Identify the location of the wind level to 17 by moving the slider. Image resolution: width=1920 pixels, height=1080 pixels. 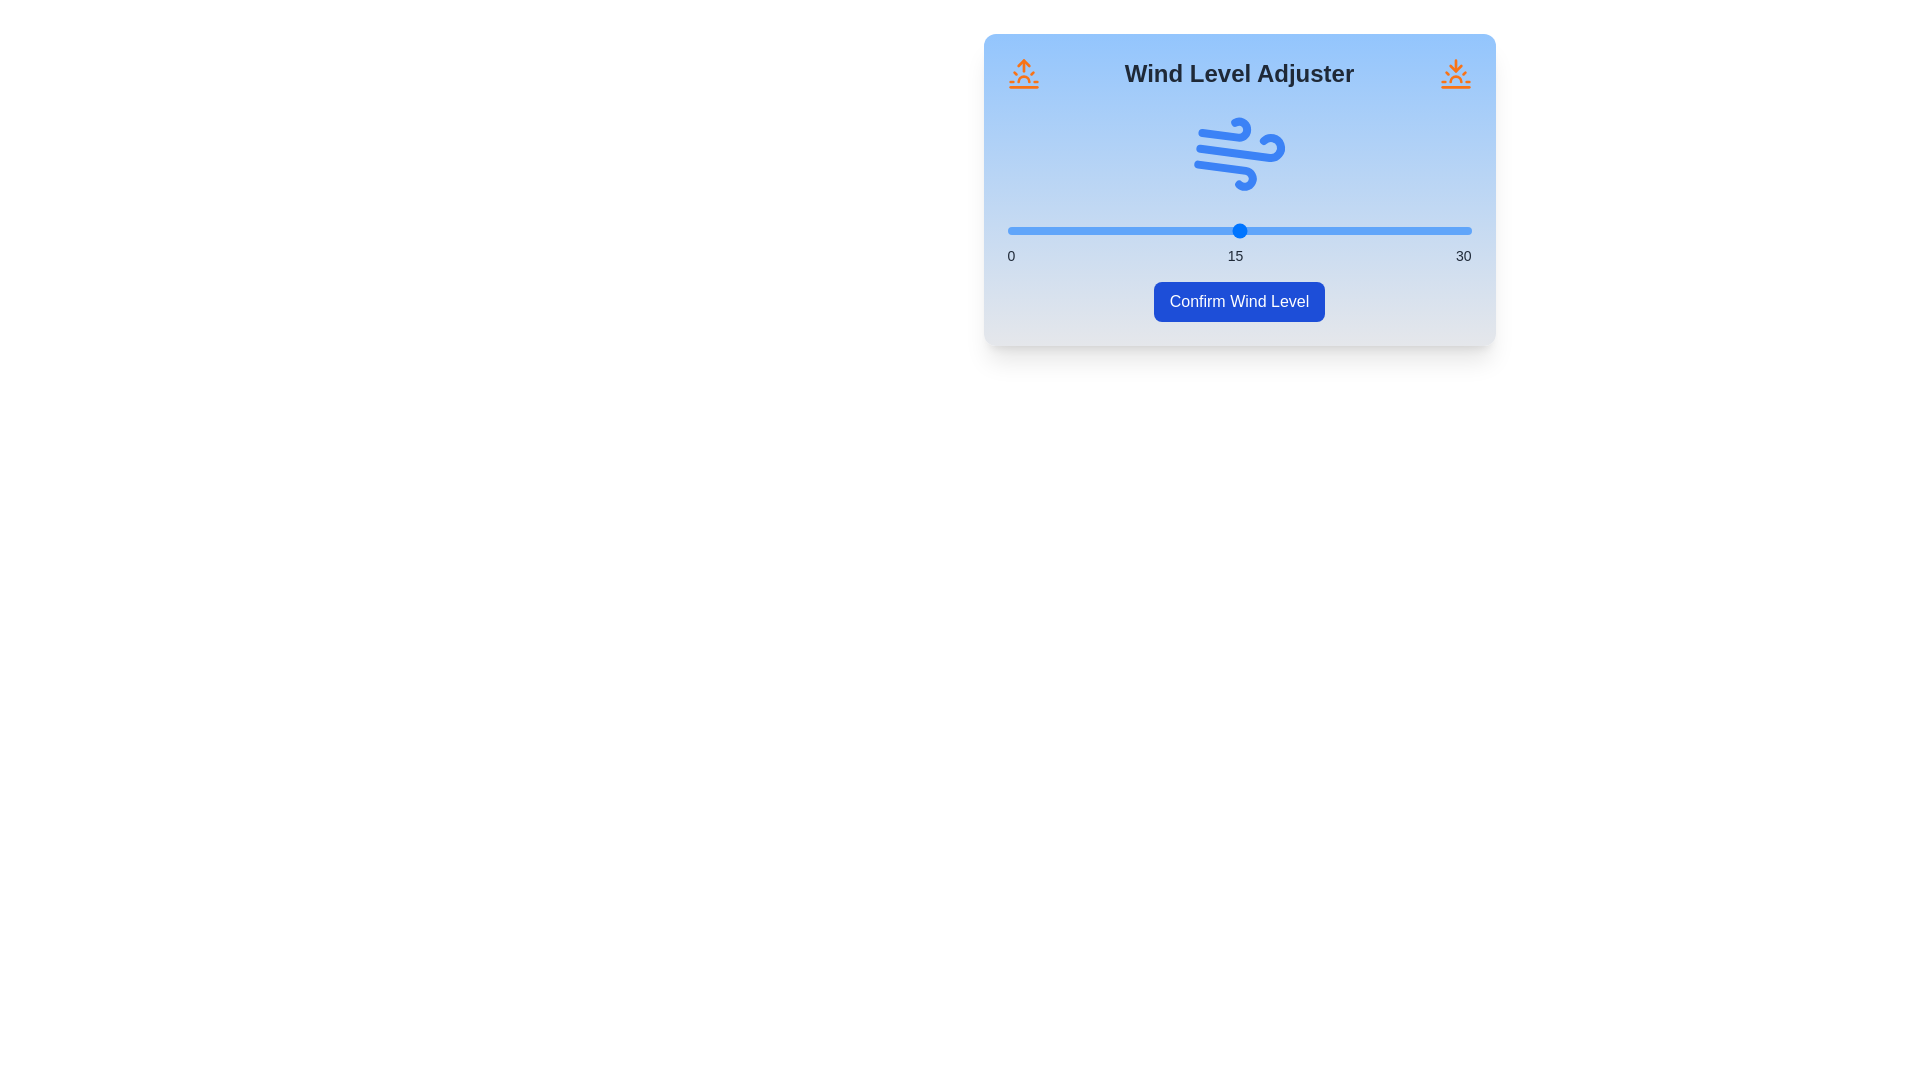
(1269, 230).